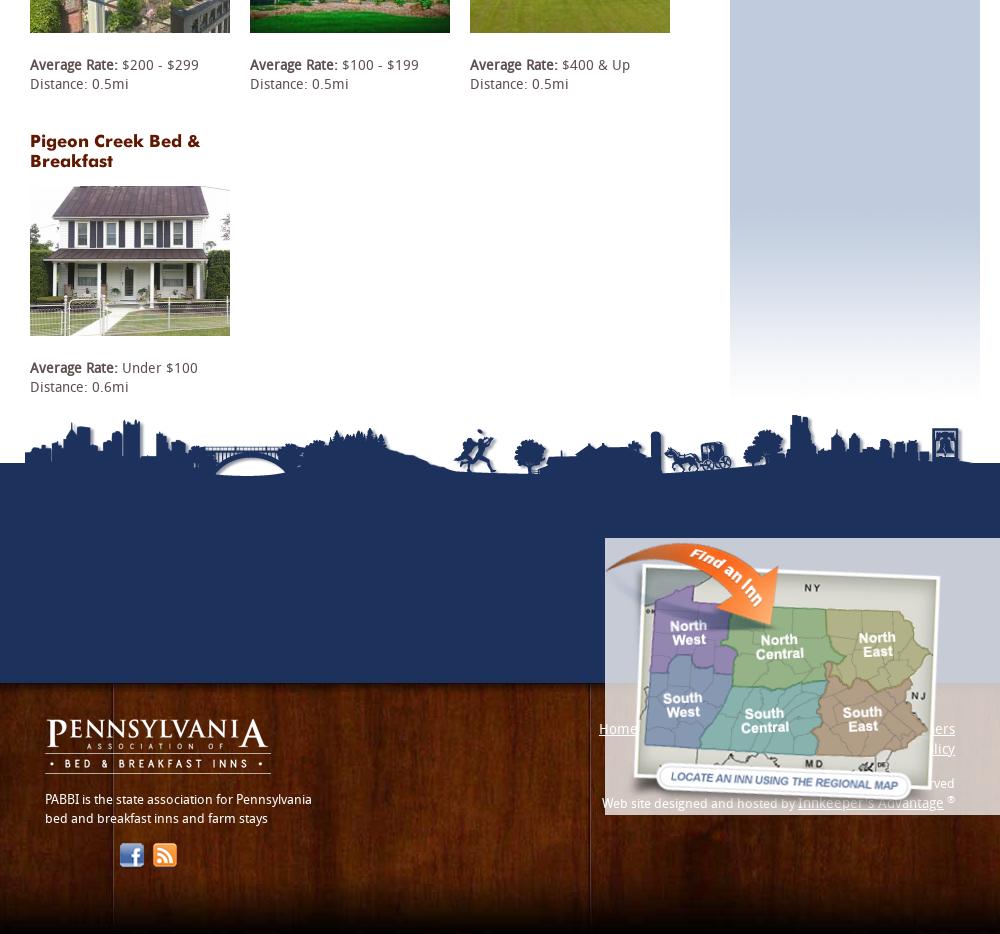 The width and height of the screenshot is (1000, 934). I want to click on '$200 - $299', so click(121, 63).